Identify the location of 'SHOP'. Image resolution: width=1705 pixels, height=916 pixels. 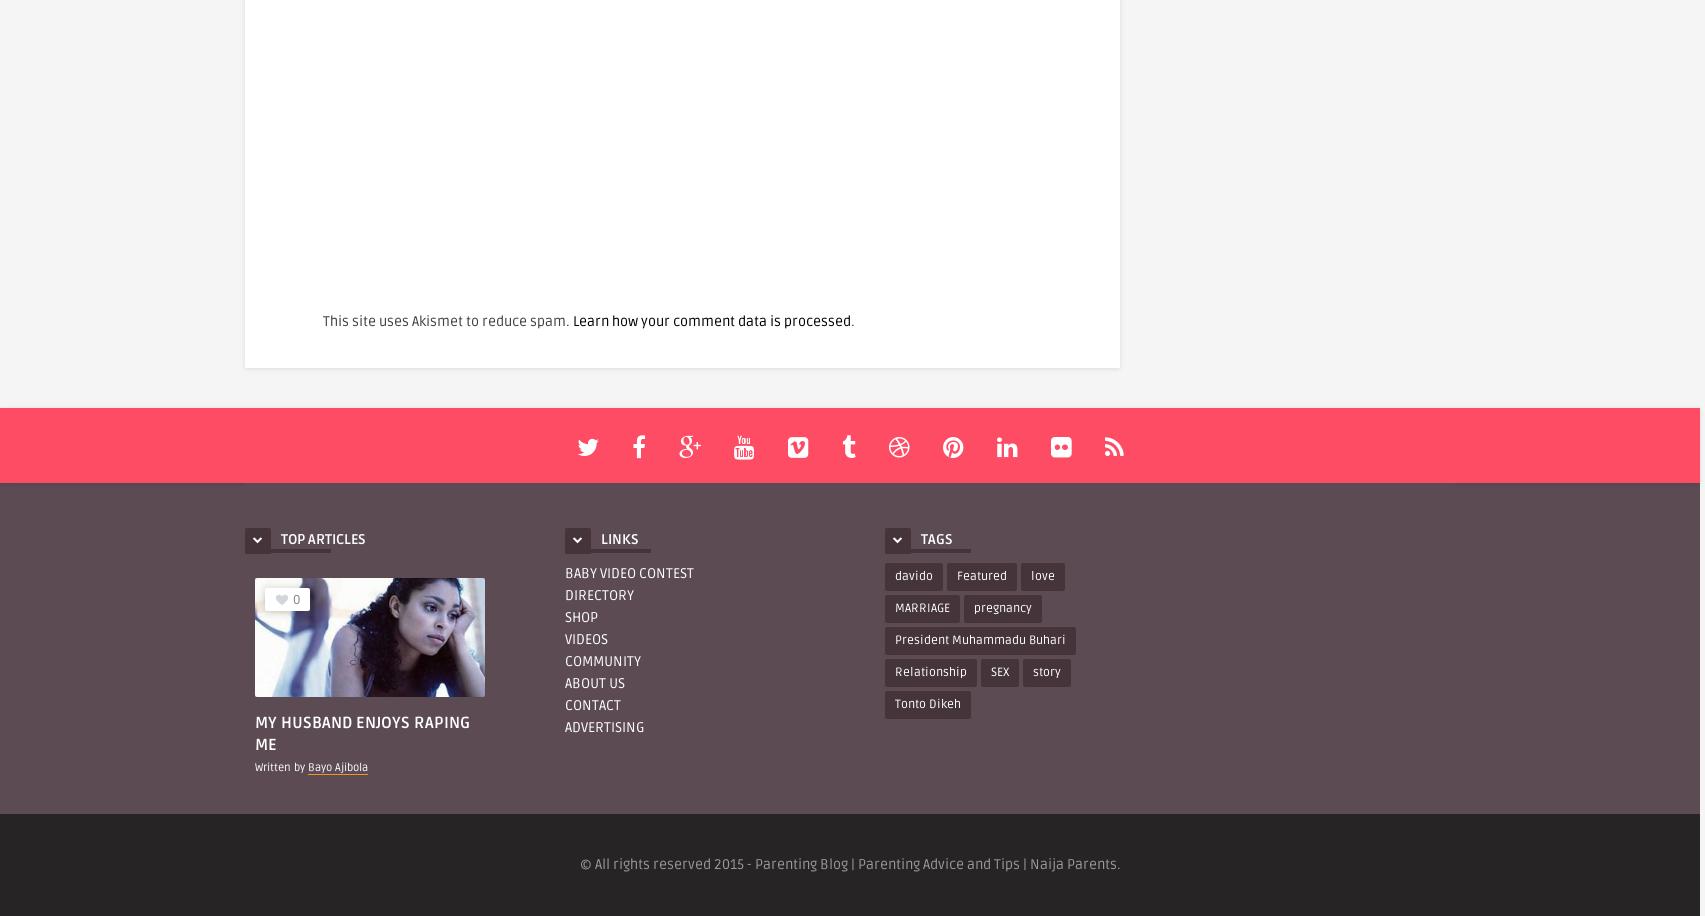
(581, 616).